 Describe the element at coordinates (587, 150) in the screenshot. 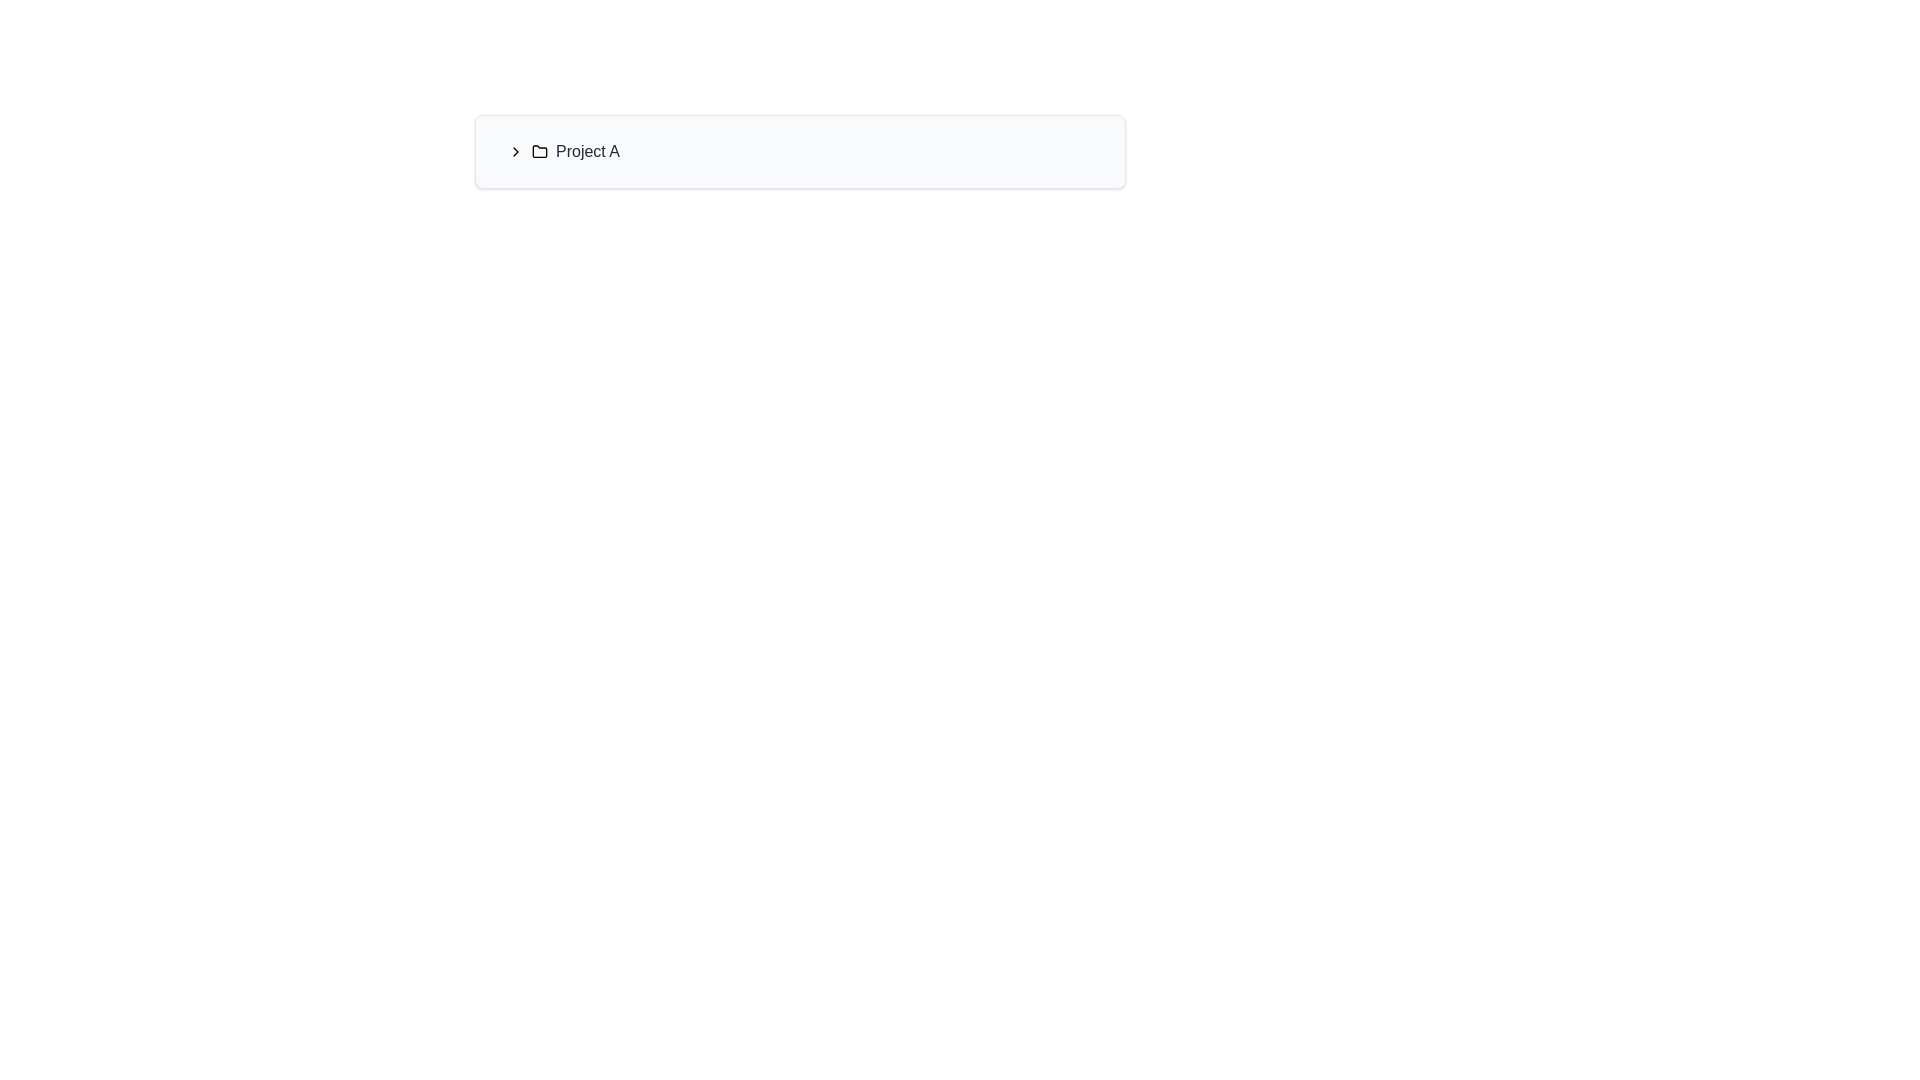

I see `the project name text label located in the middle of the horizontal row layout, following an icon and a folder icon` at that location.